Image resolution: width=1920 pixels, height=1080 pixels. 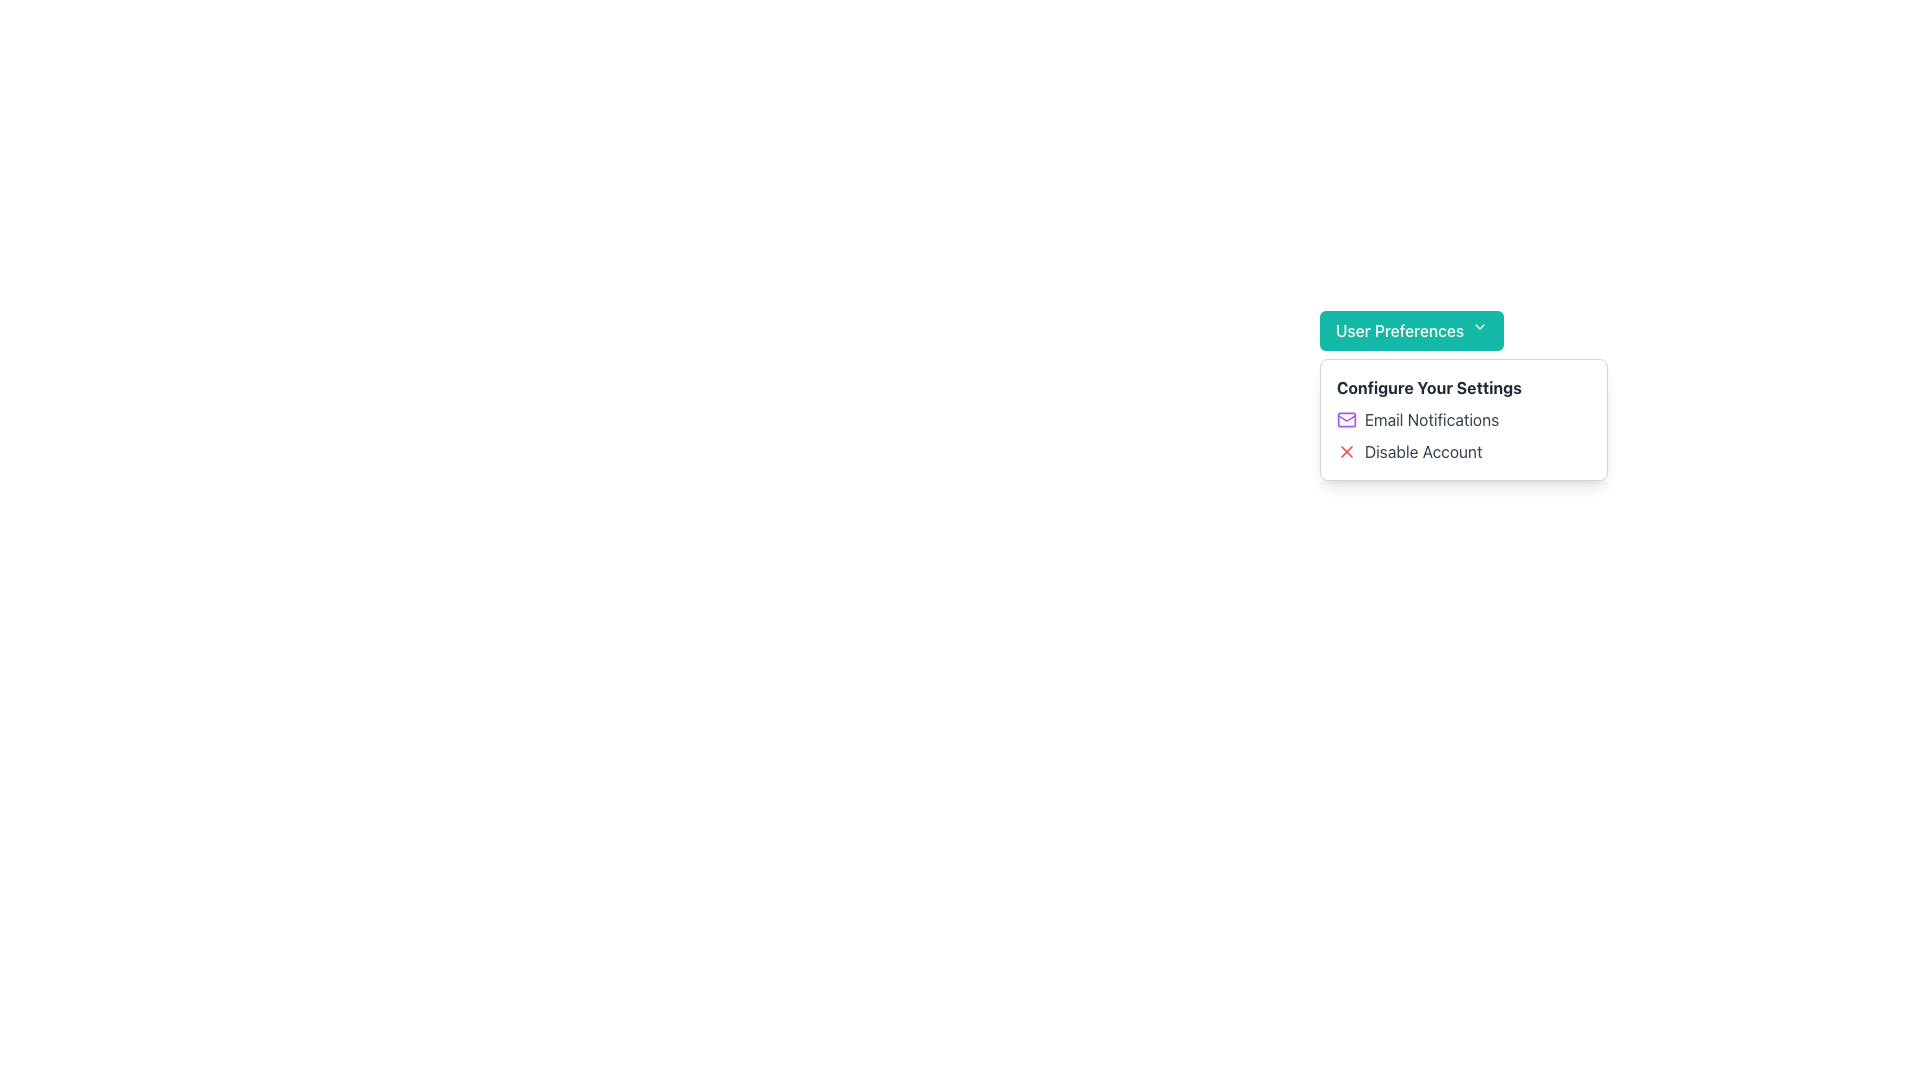 What do you see at coordinates (1346, 451) in the screenshot?
I see `the red 'X' shaped icon for canceling the action, located to the left of 'Disable Account' in the User Preferences dropdown menu` at bounding box center [1346, 451].